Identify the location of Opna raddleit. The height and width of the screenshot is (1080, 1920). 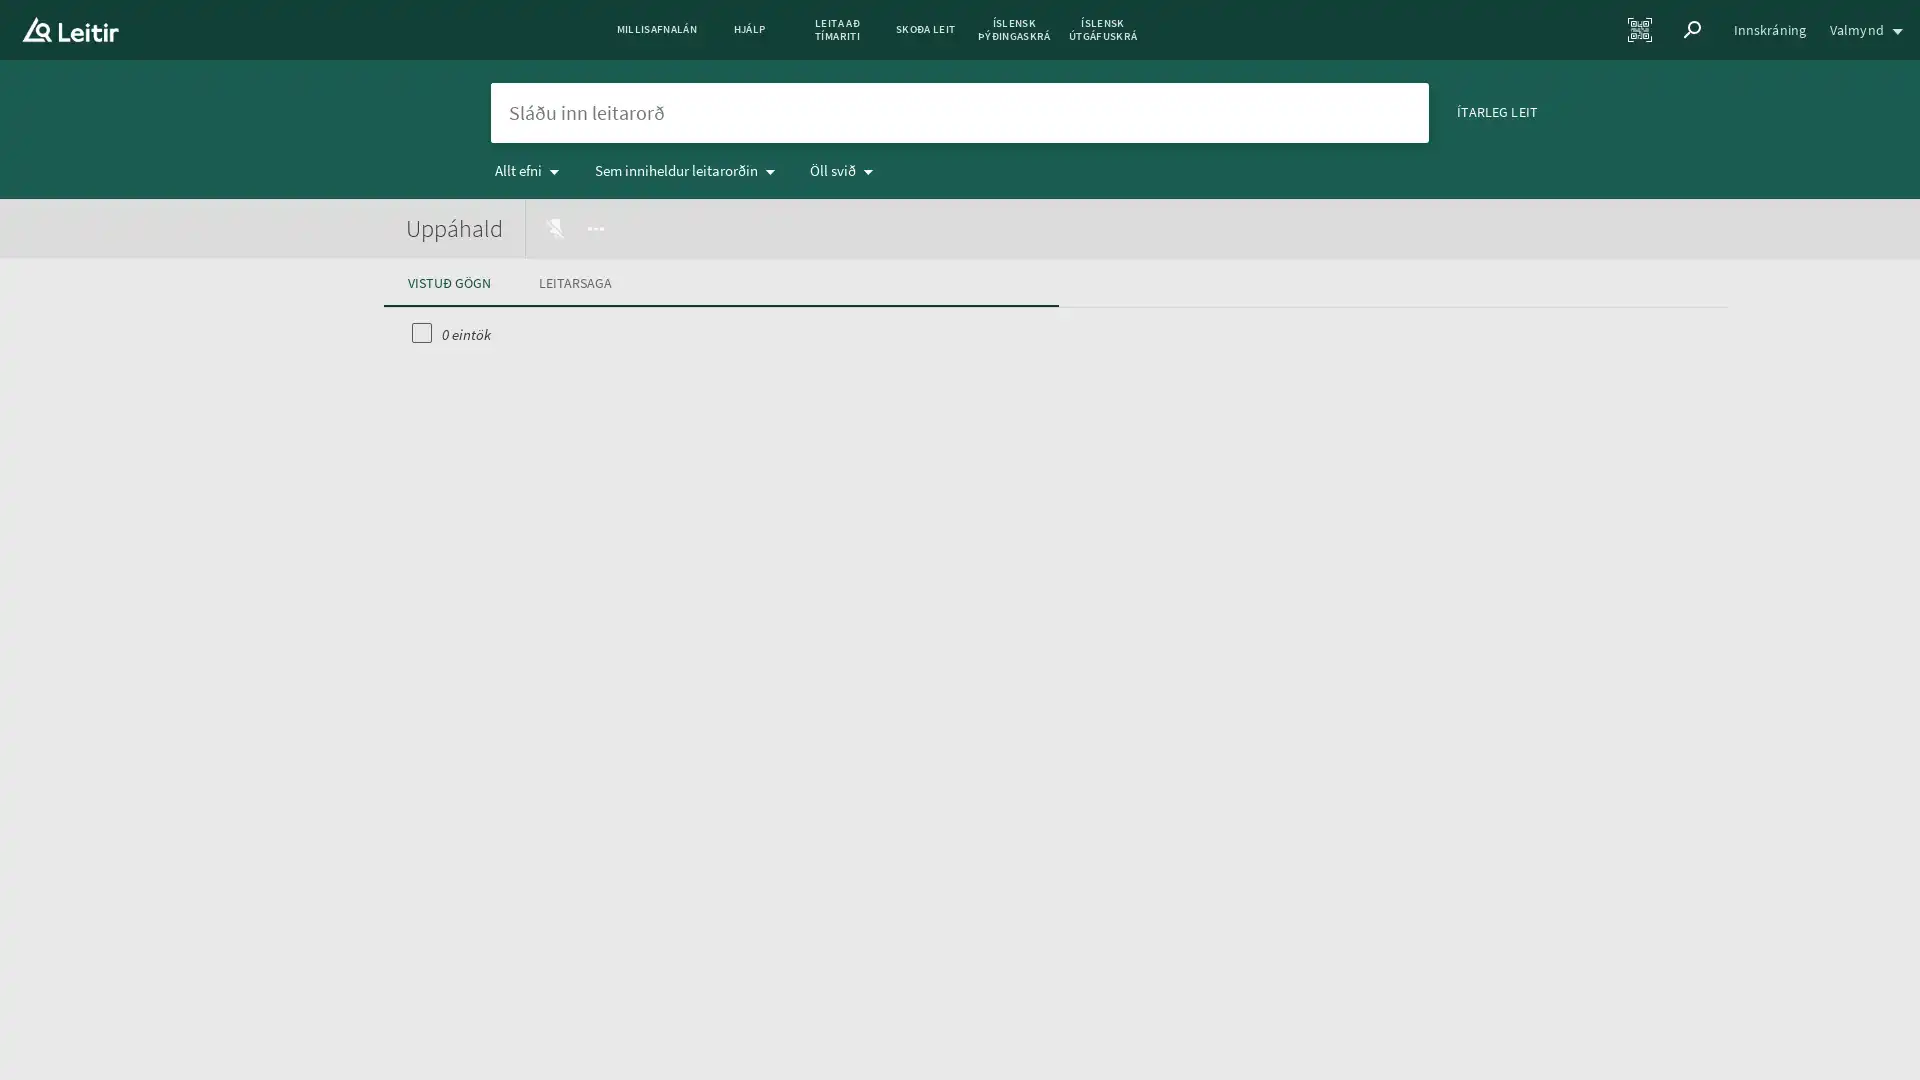
(1358, 111).